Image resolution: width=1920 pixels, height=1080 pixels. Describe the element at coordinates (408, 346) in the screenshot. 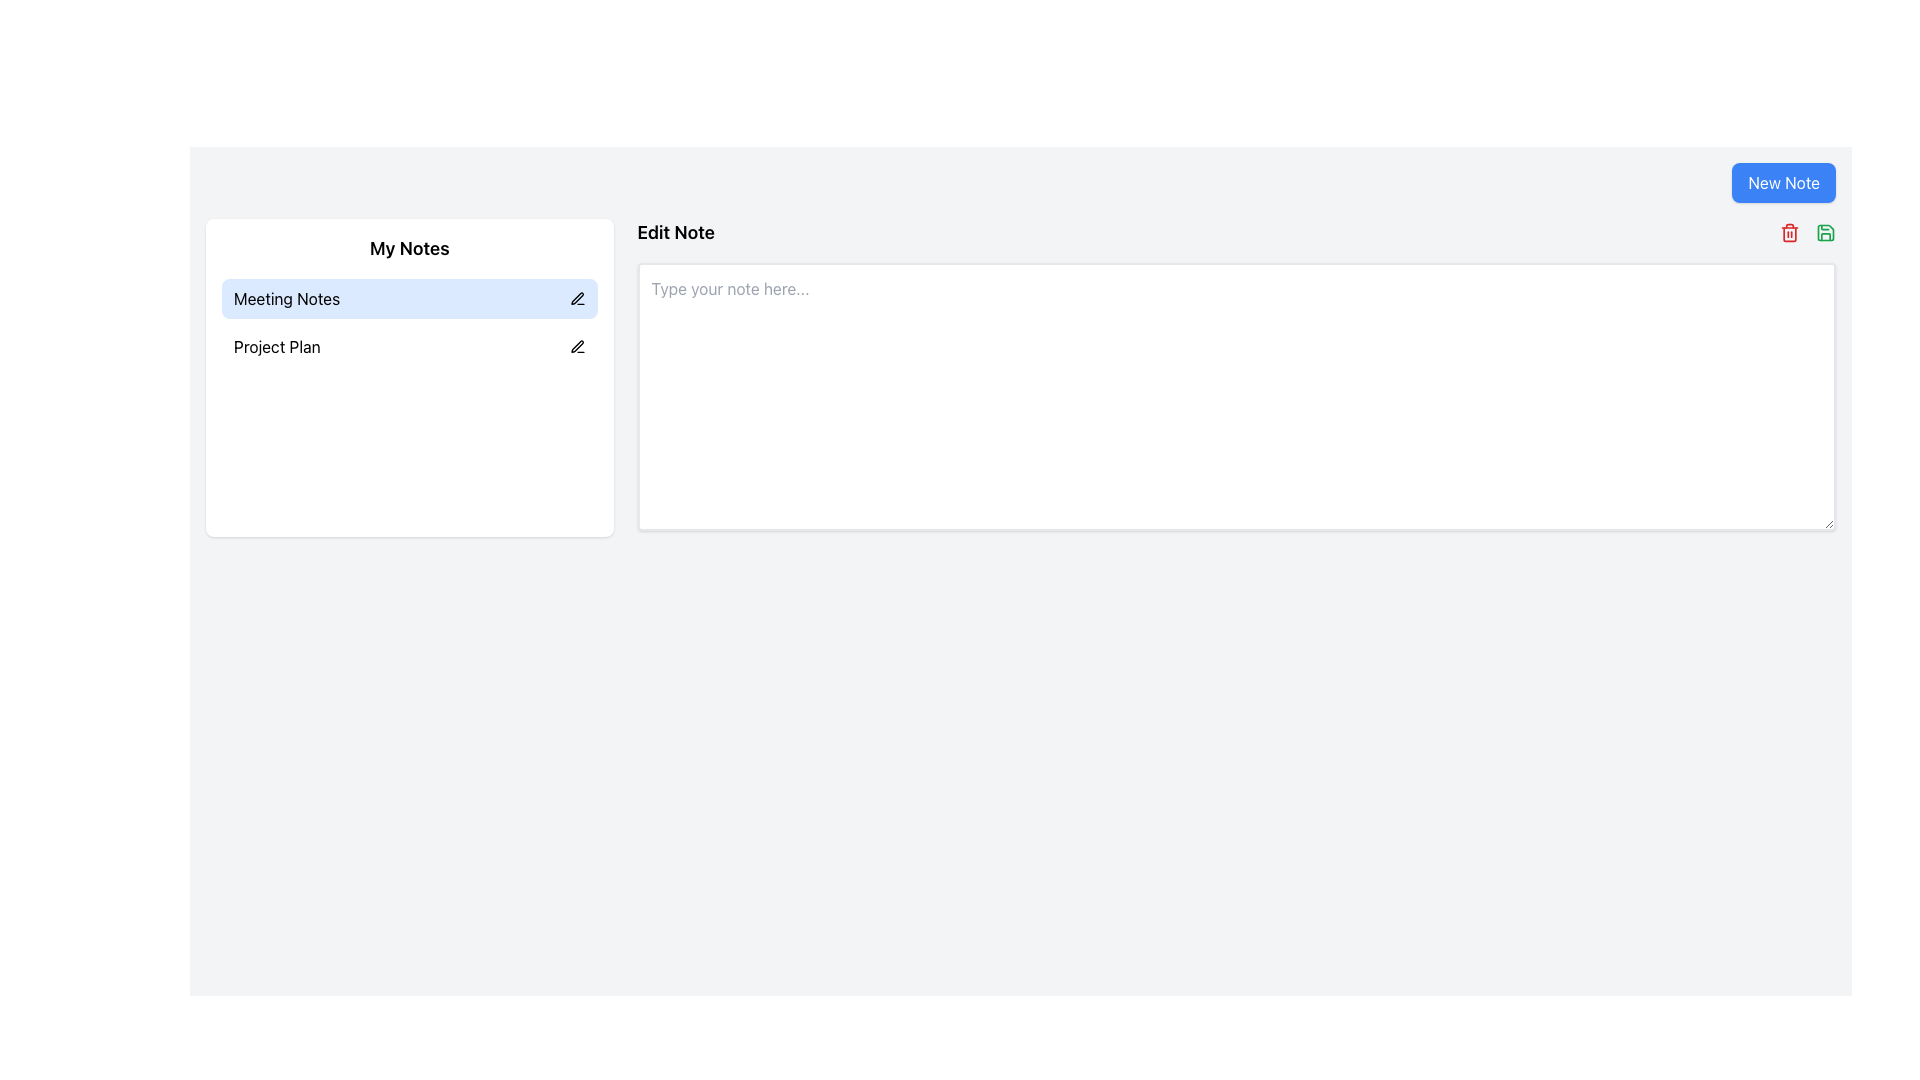

I see `to select the note entry labeled 'Project Plan' located in the 'My Notes' section below the 'Meeting Notes' entry` at that location.